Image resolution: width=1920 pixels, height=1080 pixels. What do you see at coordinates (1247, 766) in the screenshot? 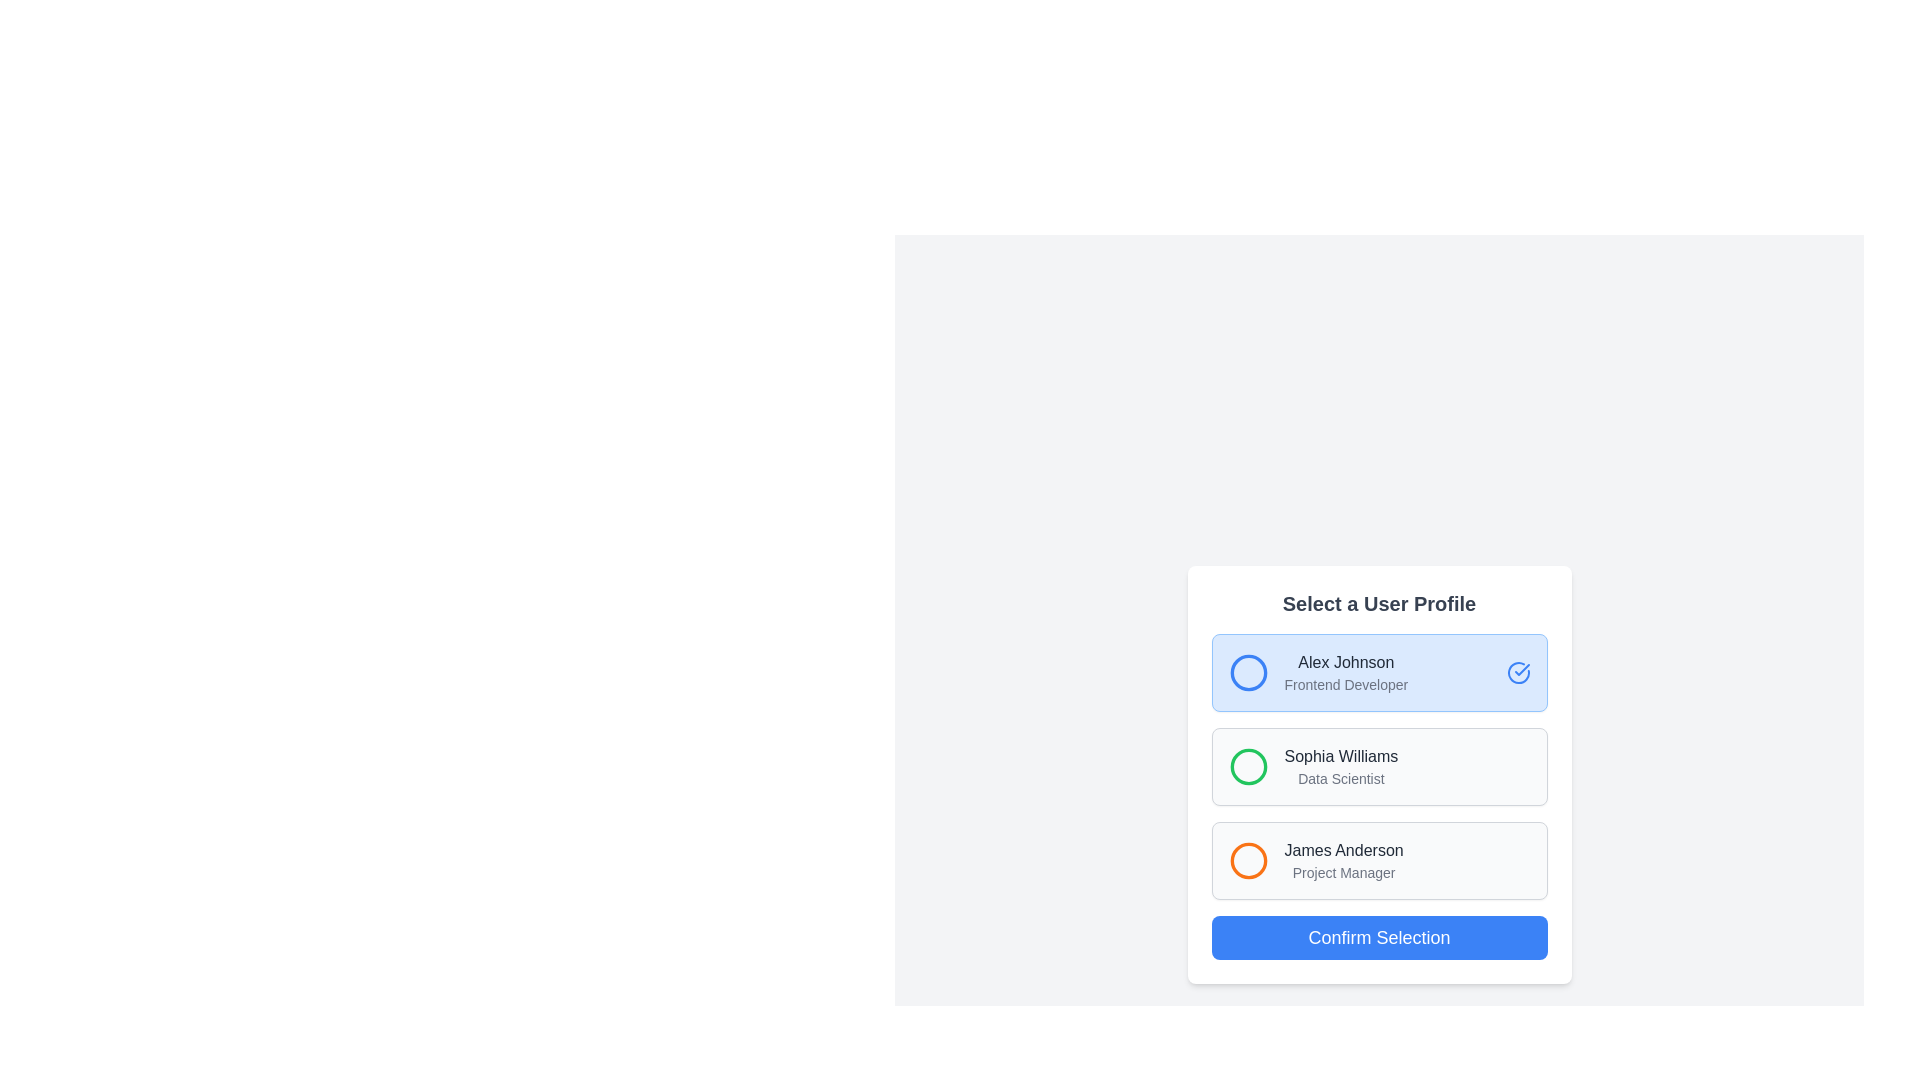
I see `the Circular Selection Indicator` at bounding box center [1247, 766].